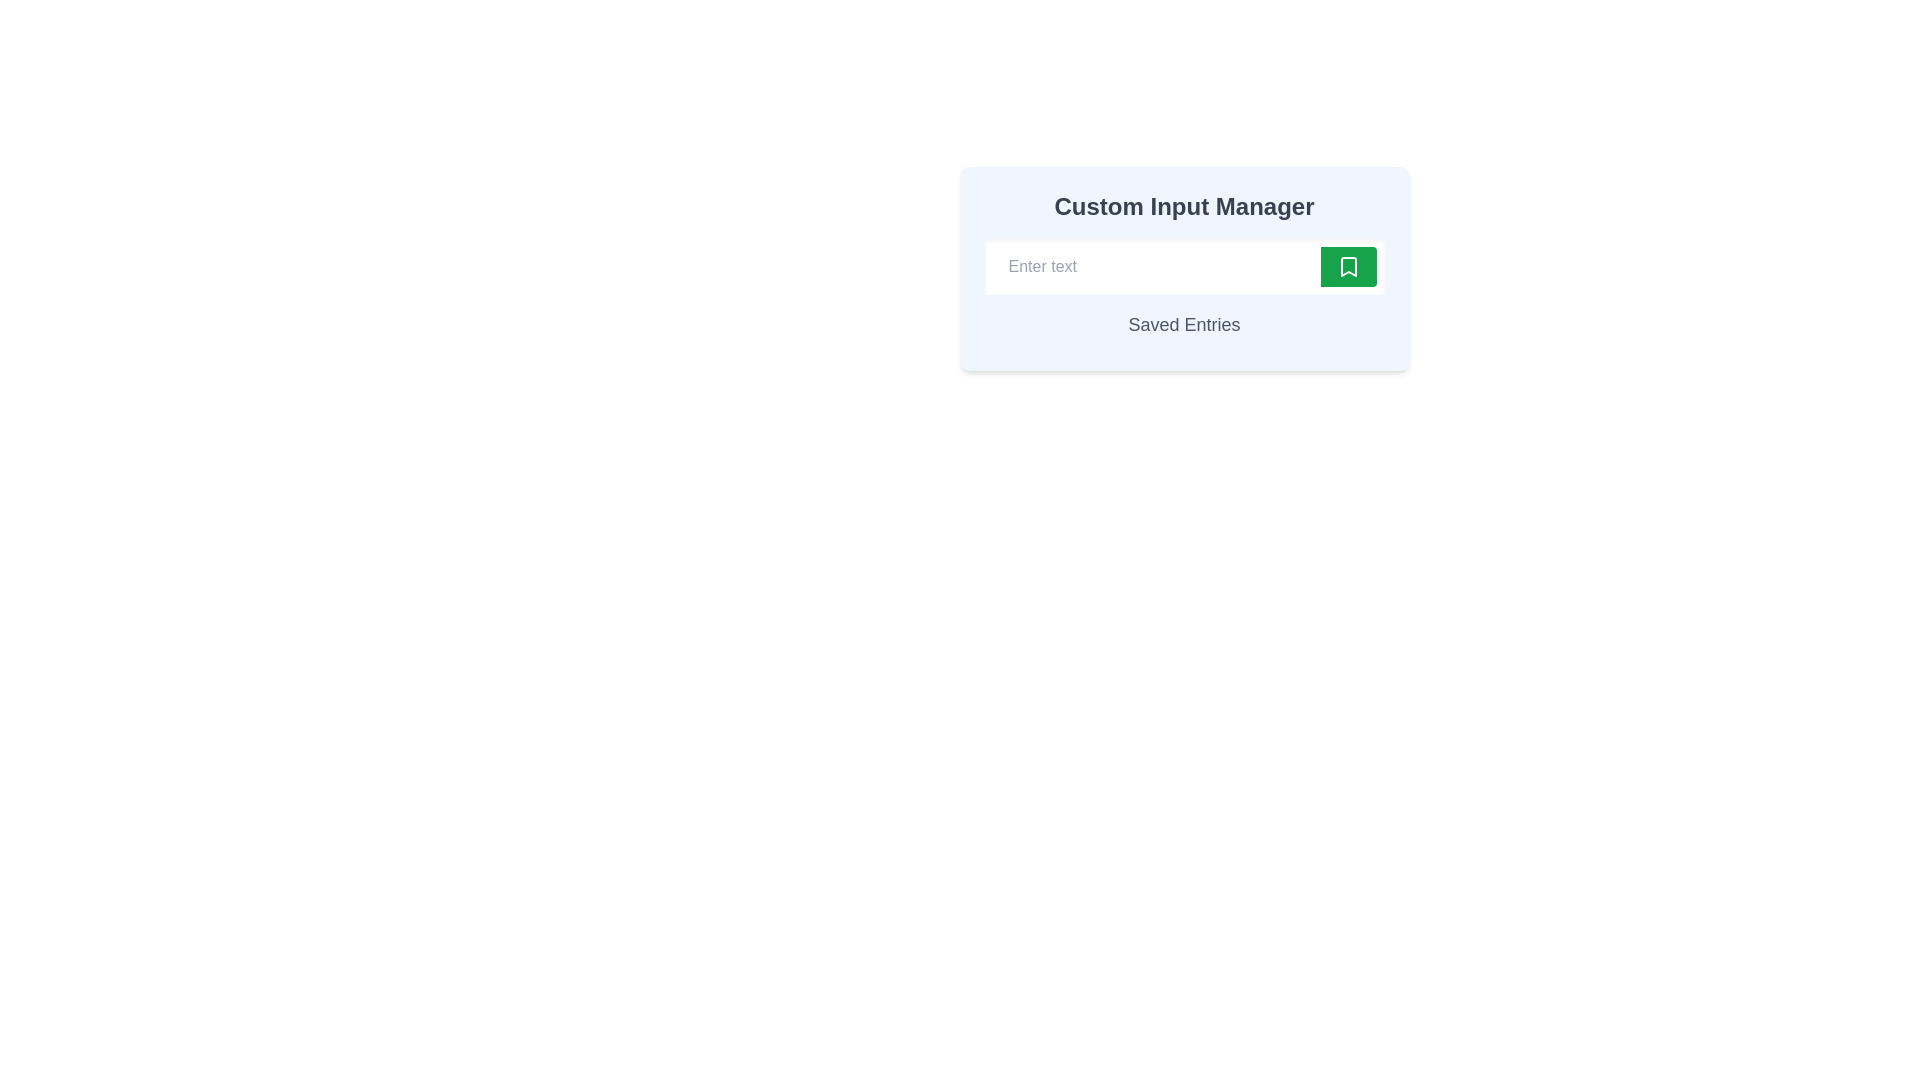  Describe the element at coordinates (1184, 323) in the screenshot. I see `the 'Saved Entries' text label located at the bottom center of the 'Custom Input Manager' section` at that location.